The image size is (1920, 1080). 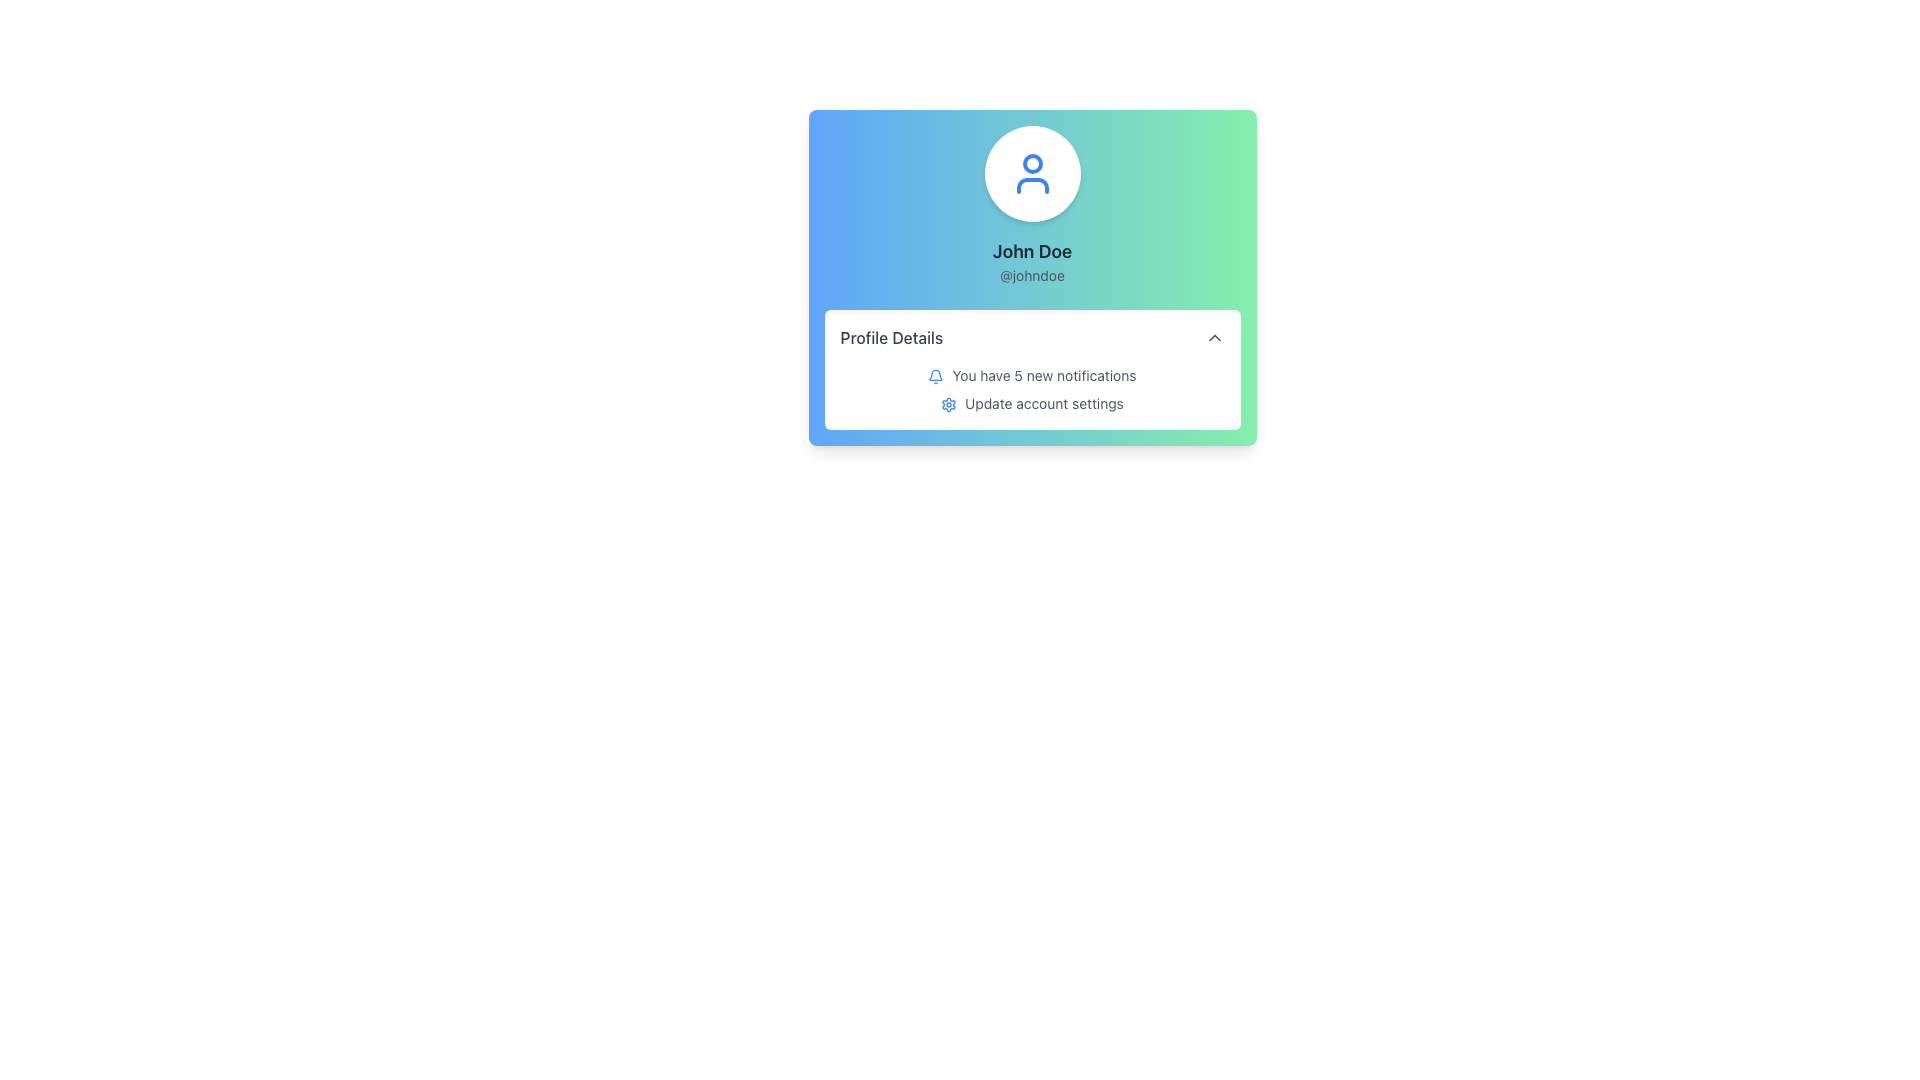 What do you see at coordinates (1032, 389) in the screenshot?
I see `the informational component displaying 'You have 5 new notifications' and 'Update account settings' below the 'Profile Details' heading` at bounding box center [1032, 389].